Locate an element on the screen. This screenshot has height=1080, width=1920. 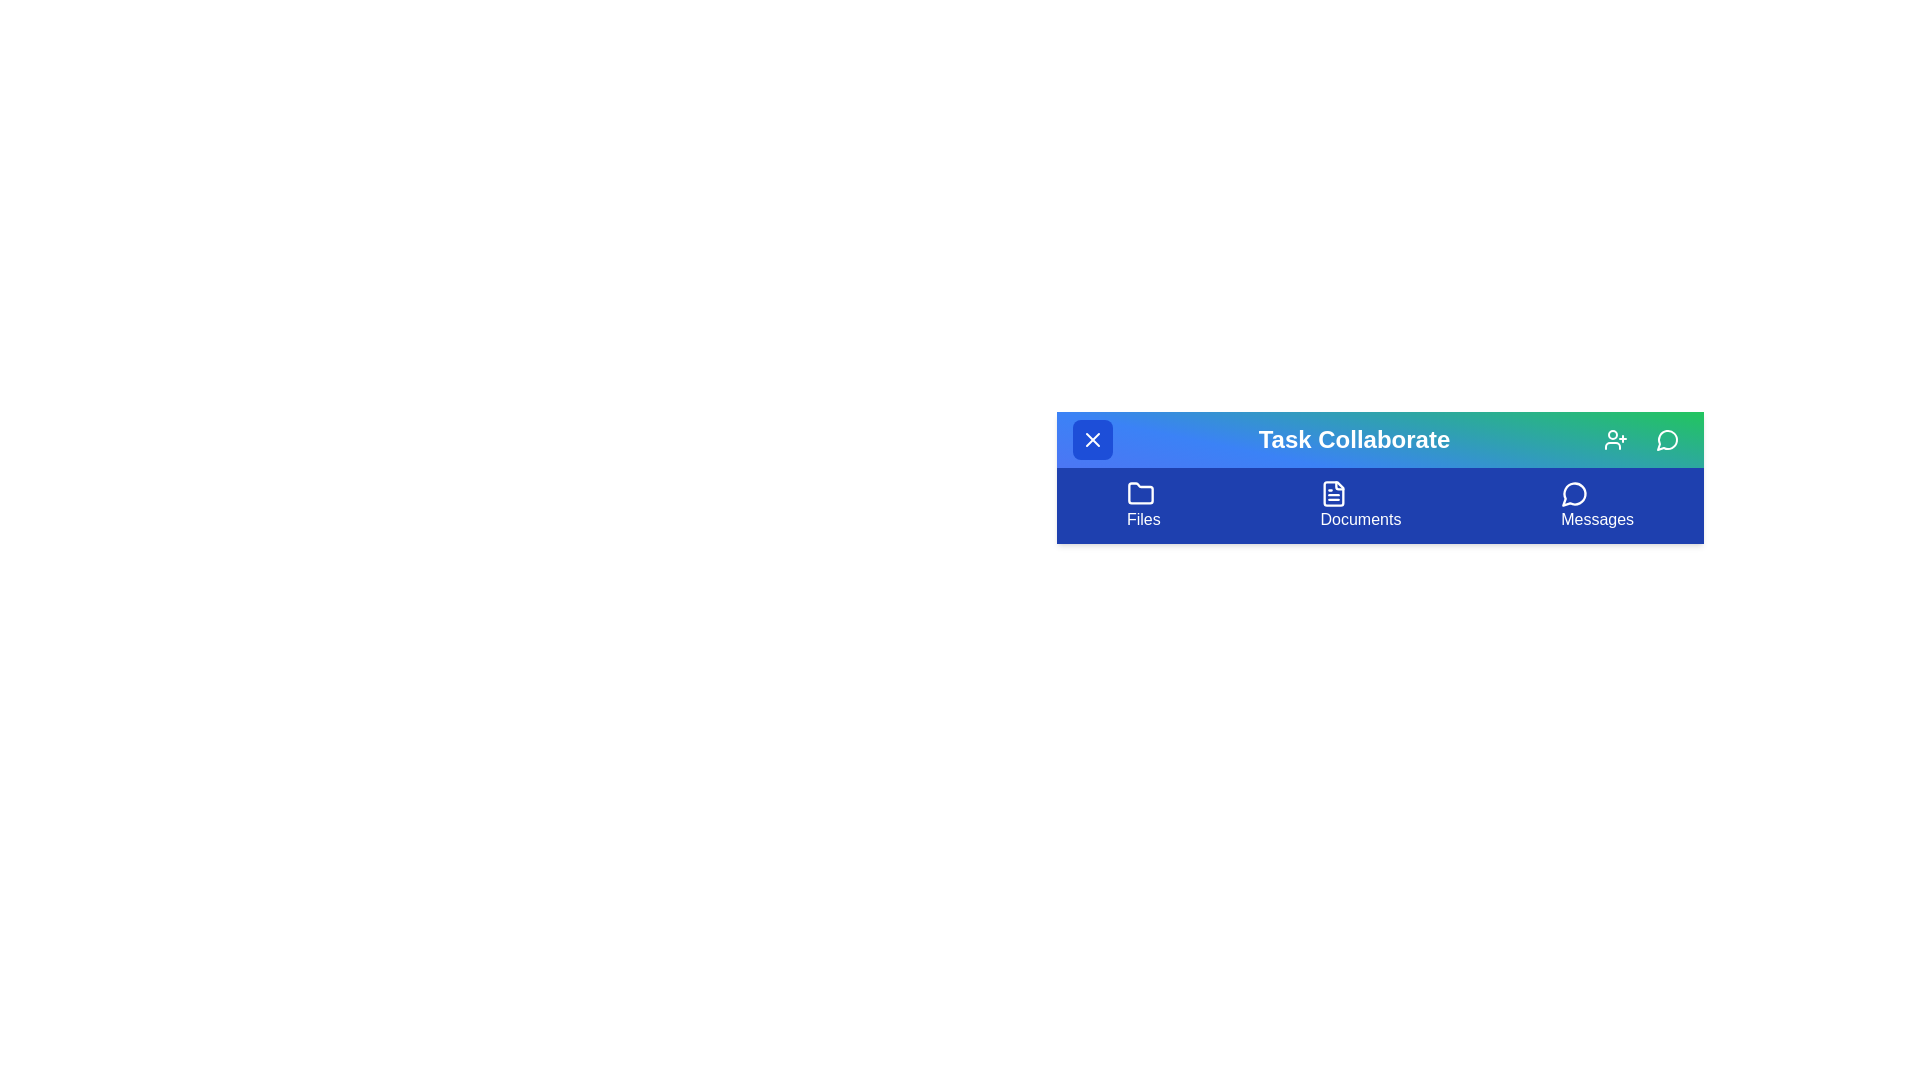
the 'Files' menu item to select it is located at coordinates (1143, 504).